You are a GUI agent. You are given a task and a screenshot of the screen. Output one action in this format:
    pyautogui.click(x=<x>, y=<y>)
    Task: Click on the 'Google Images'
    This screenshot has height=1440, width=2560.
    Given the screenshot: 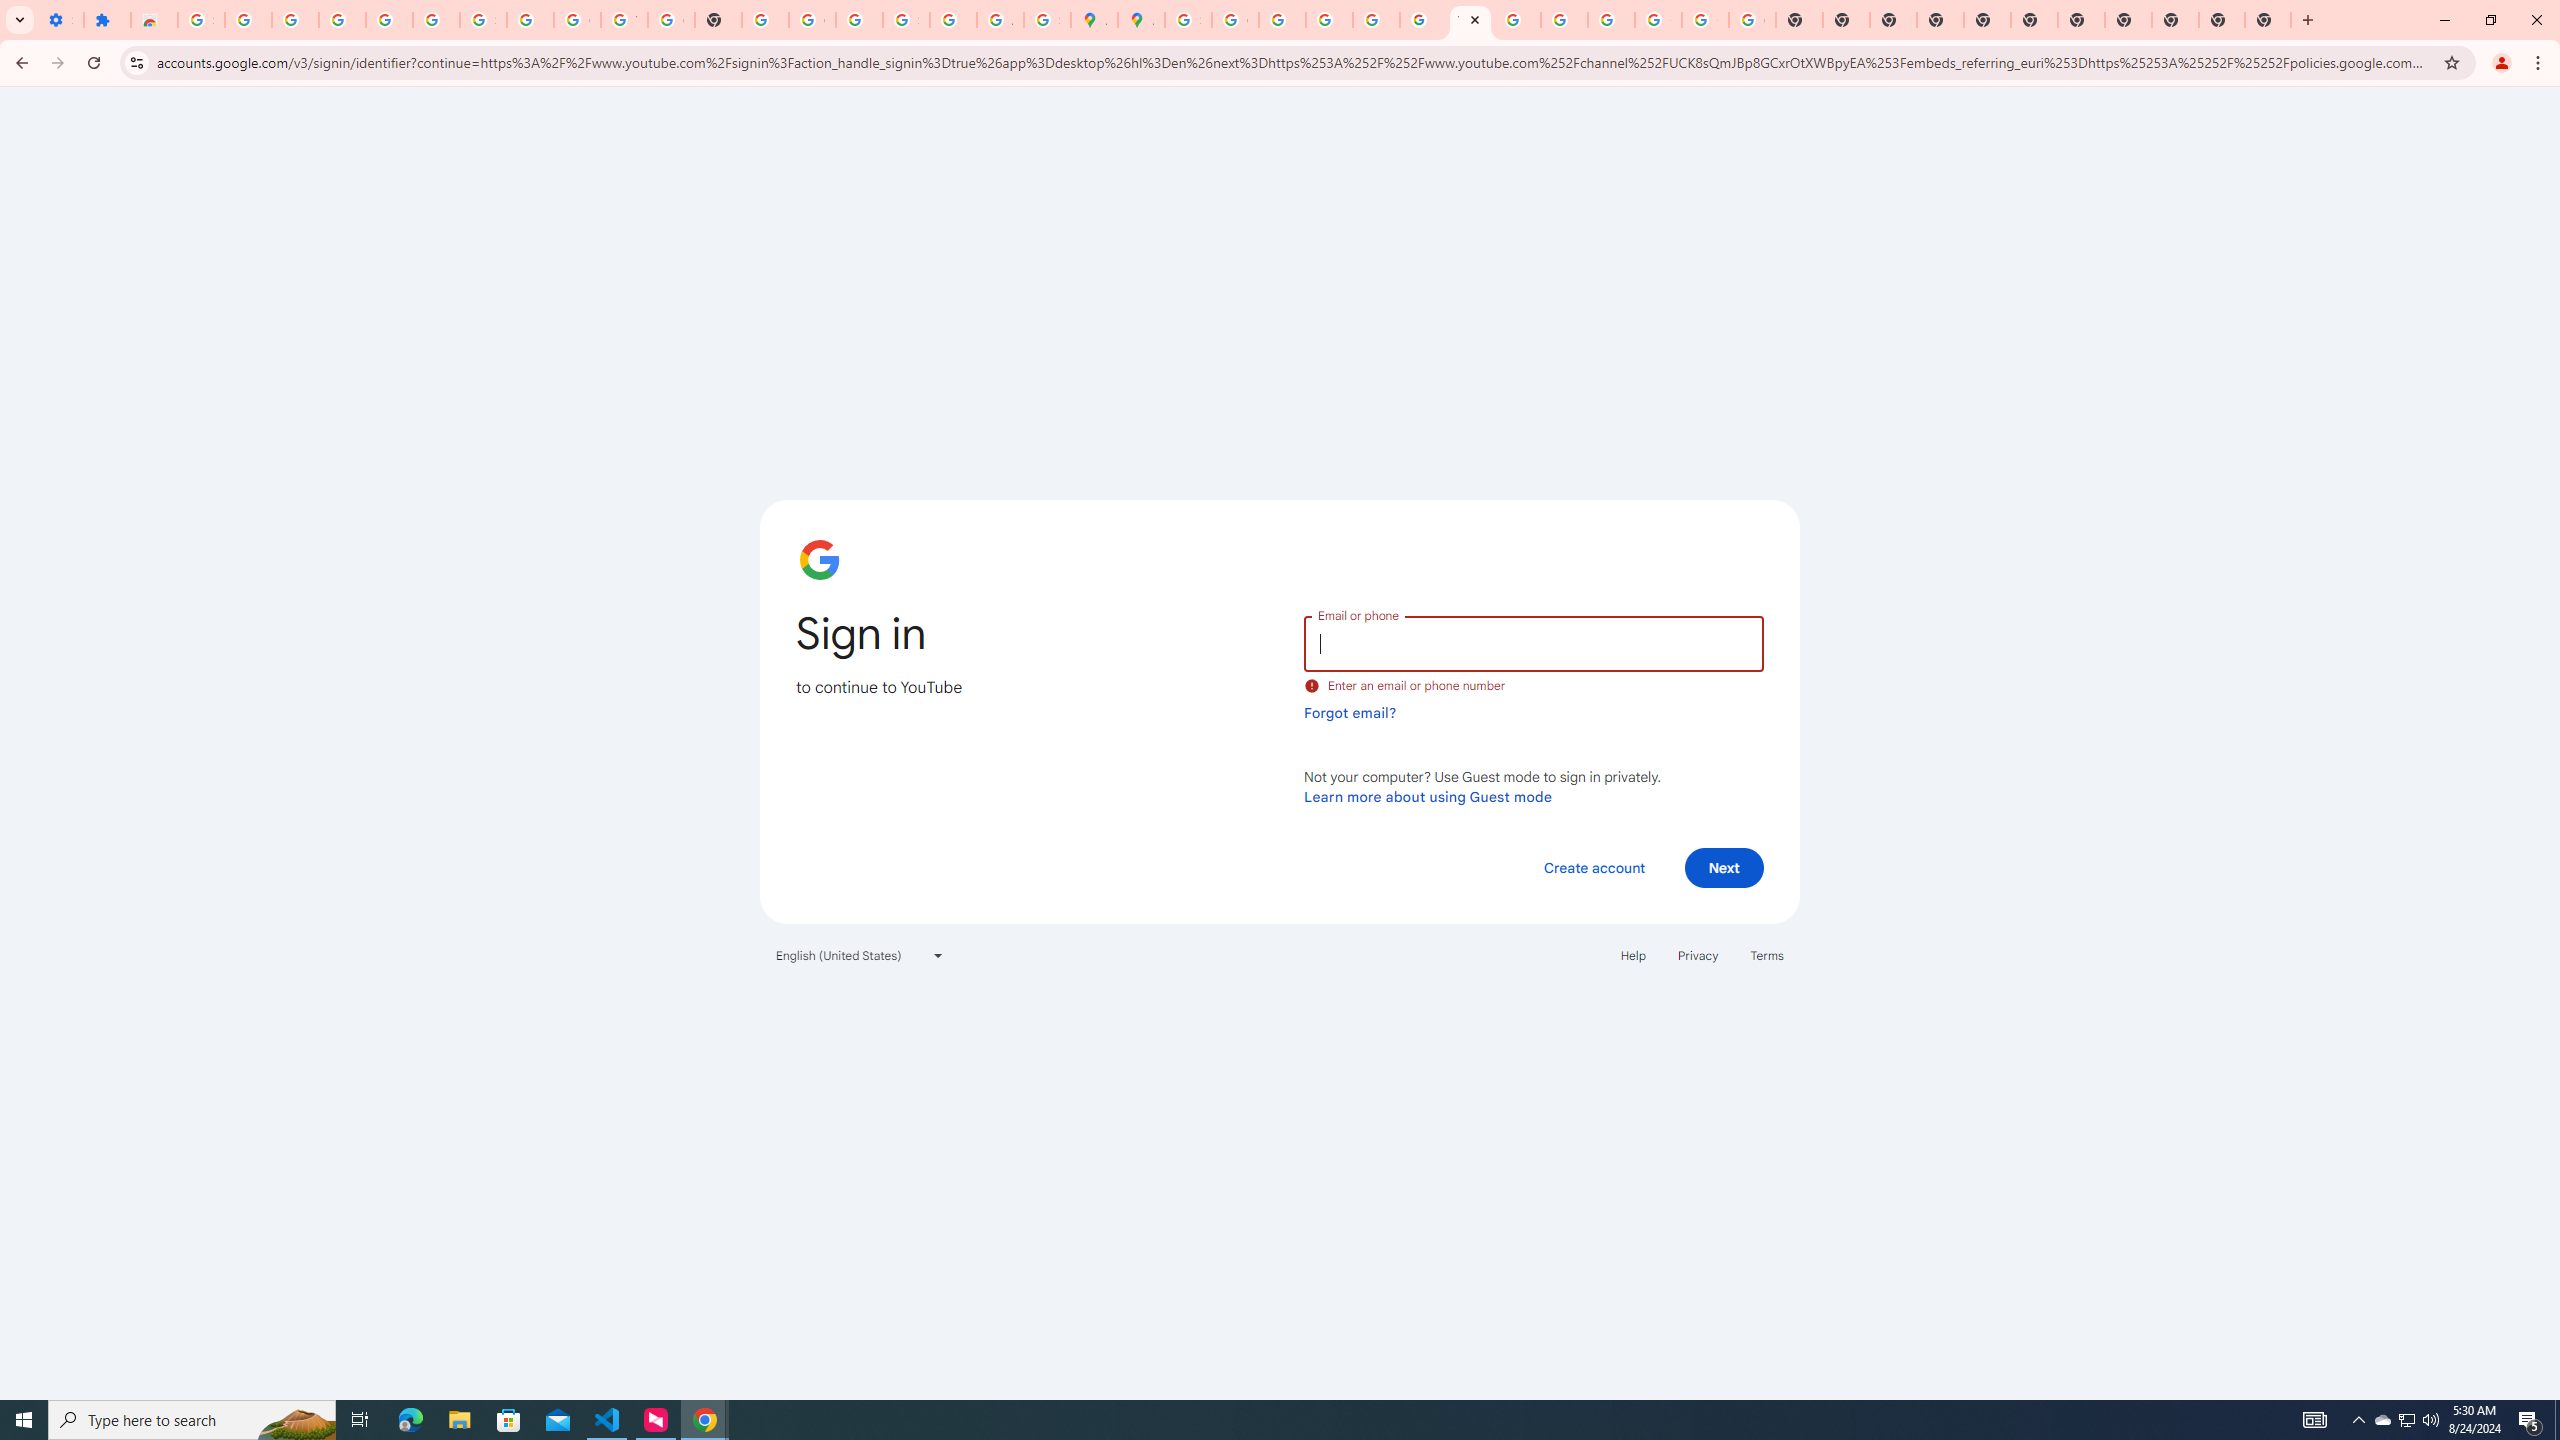 What is the action you would take?
    pyautogui.click(x=1752, y=19)
    